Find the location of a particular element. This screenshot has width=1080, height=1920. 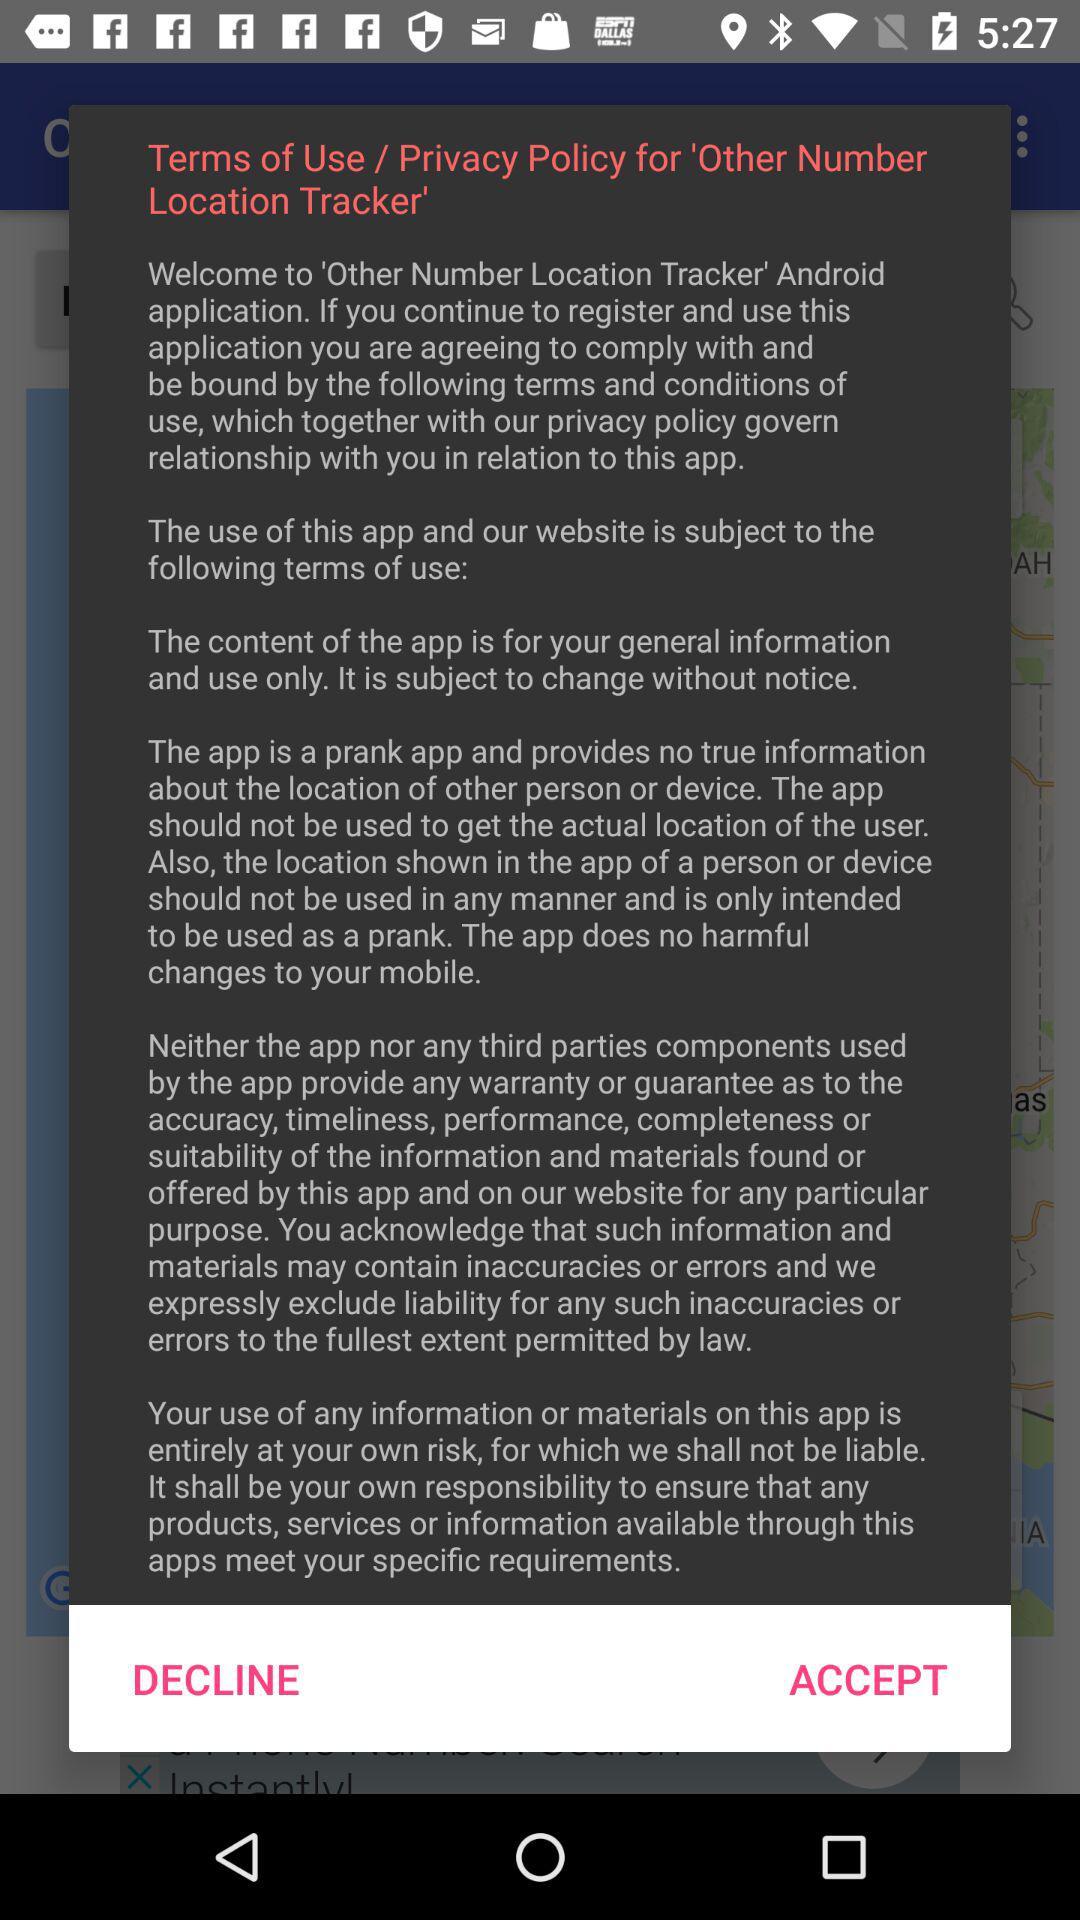

accept at the bottom right corner is located at coordinates (867, 1678).